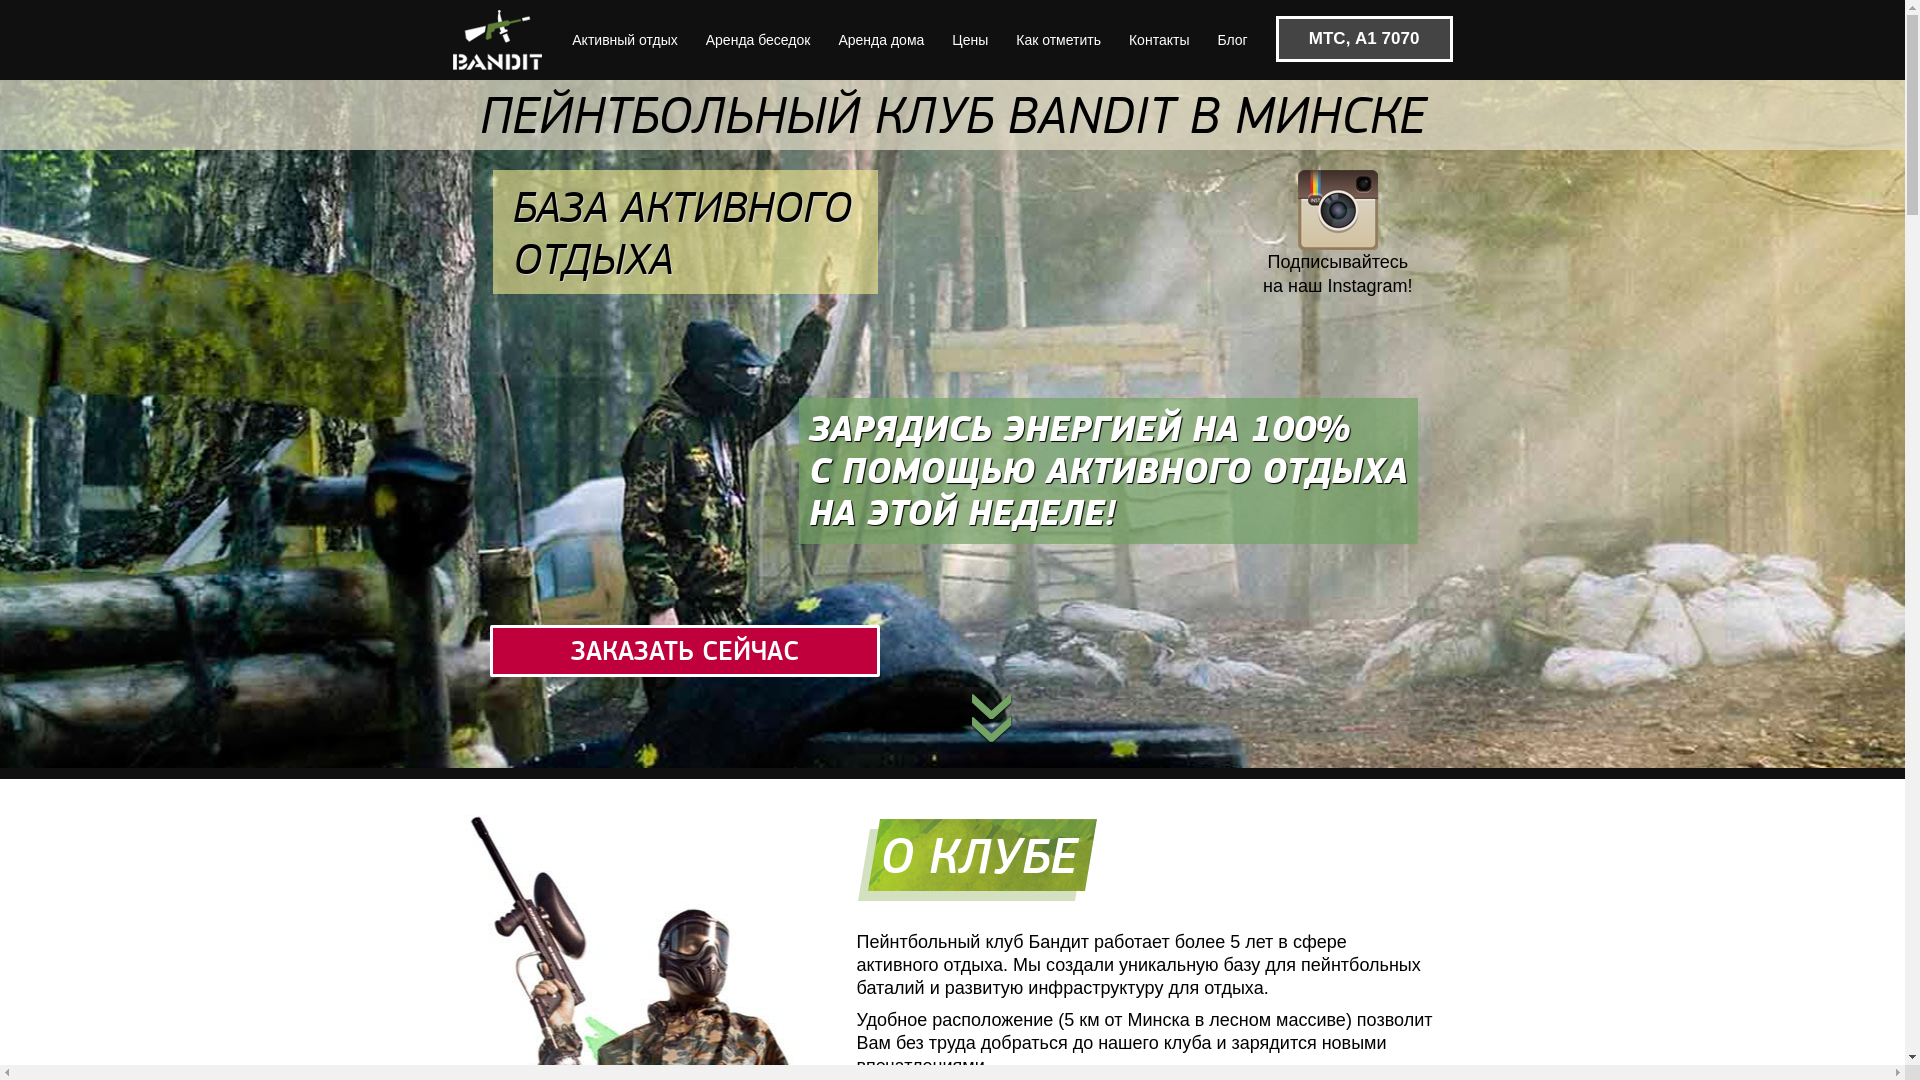 This screenshot has height=1080, width=1920. I want to click on 'bandit.by', so click(450, 39).